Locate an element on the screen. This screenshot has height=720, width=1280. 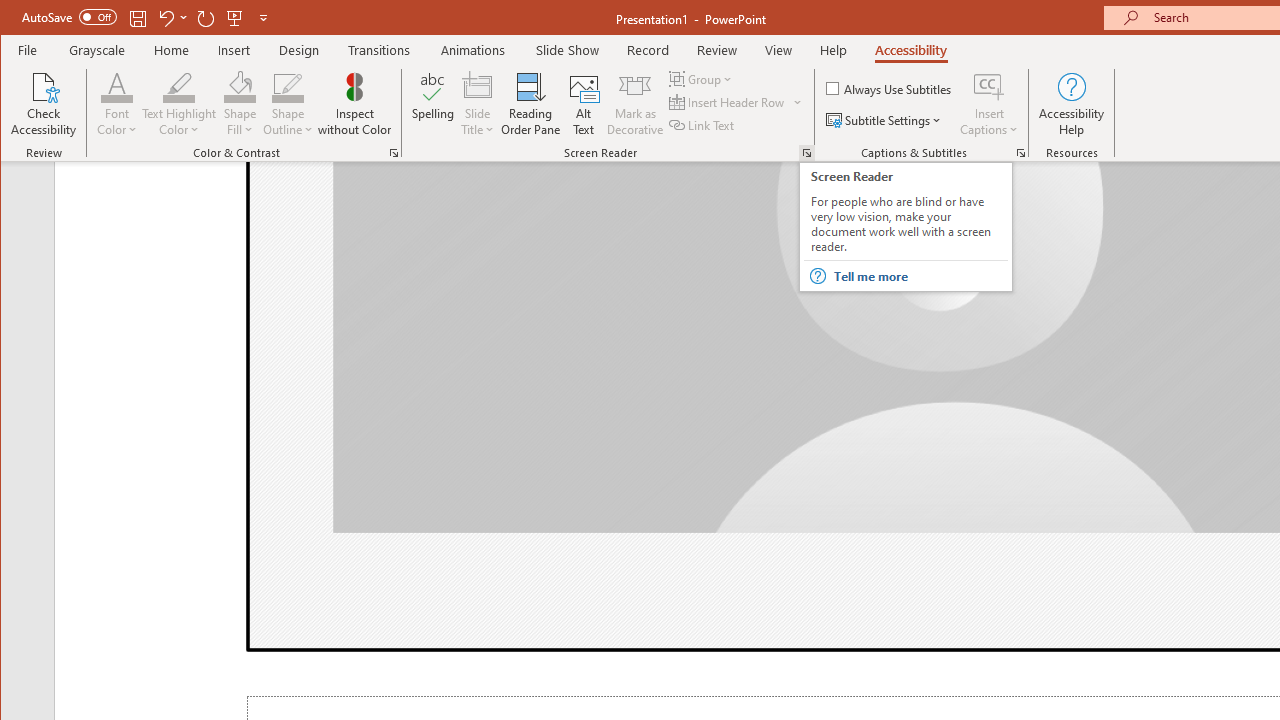
'Color & Contrast' is located at coordinates (394, 152).